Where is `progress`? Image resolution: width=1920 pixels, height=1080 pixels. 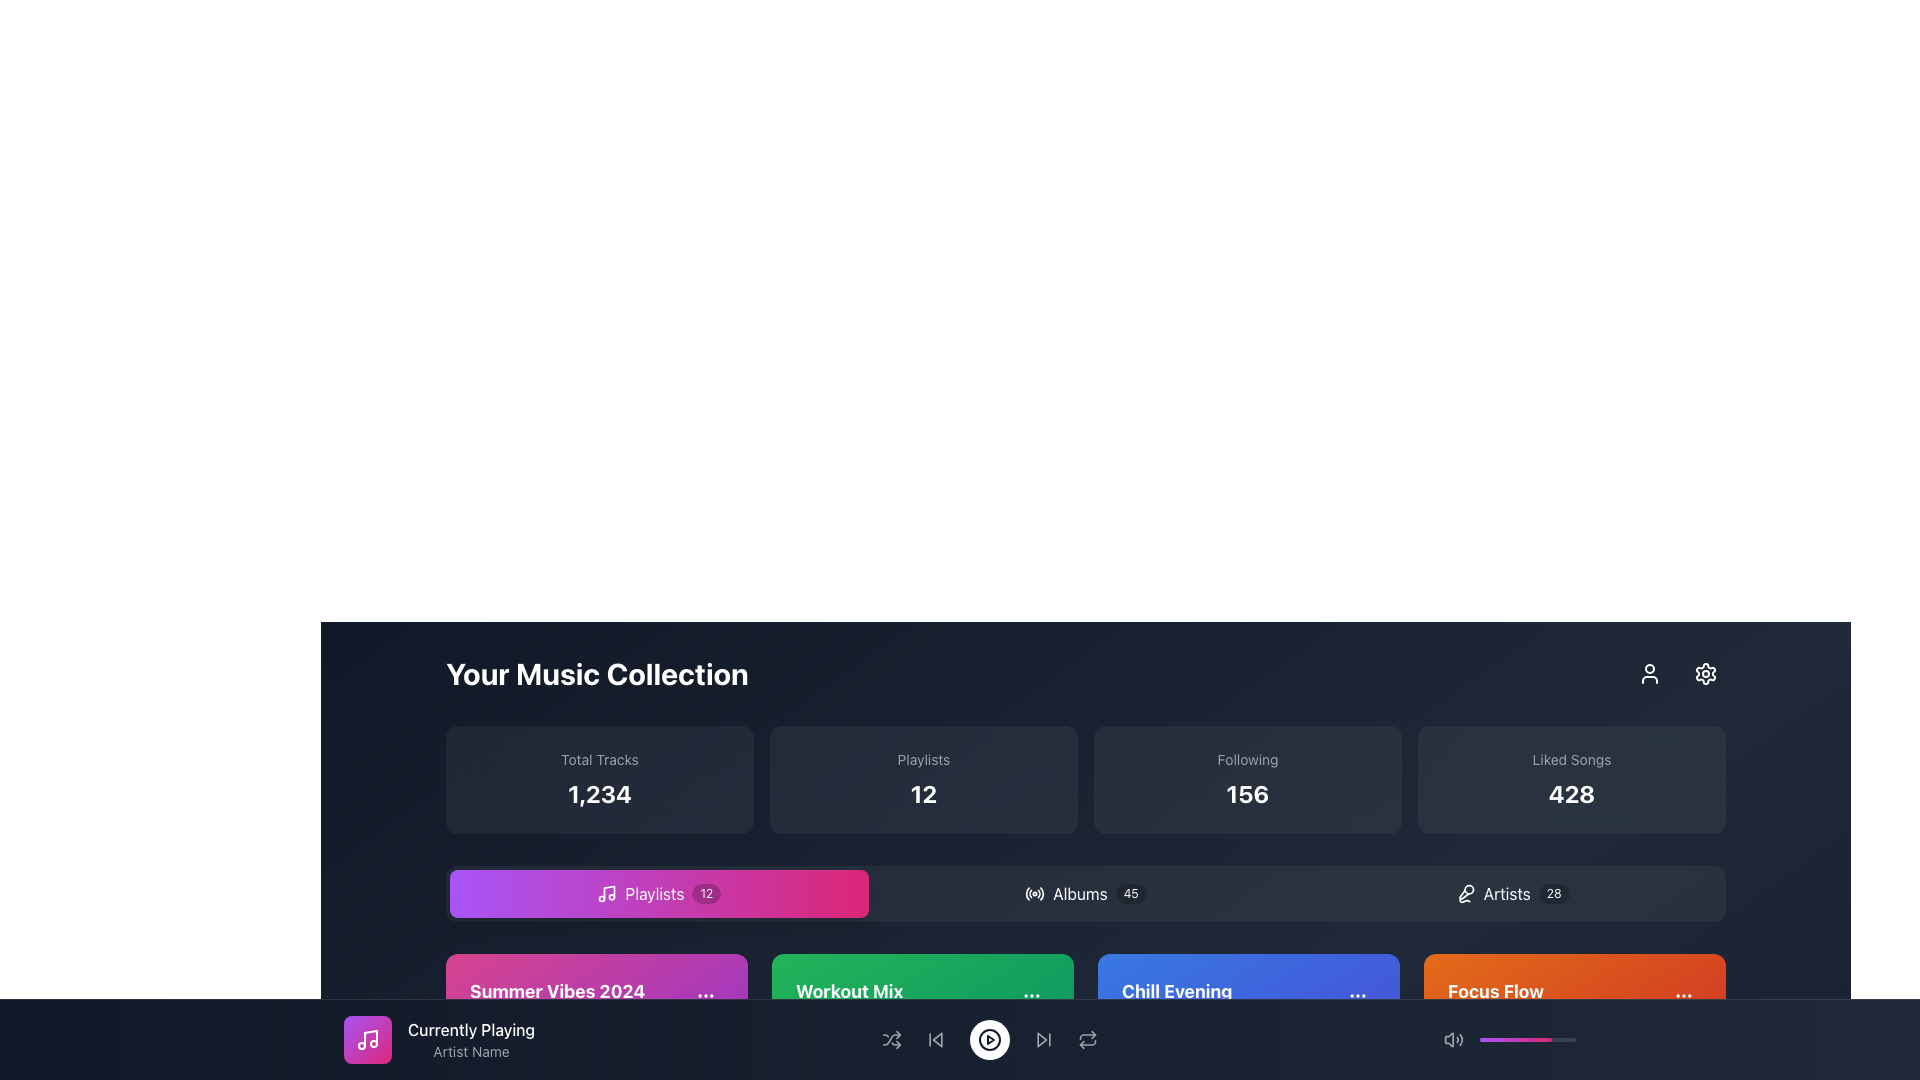 progress is located at coordinates (1522, 1039).